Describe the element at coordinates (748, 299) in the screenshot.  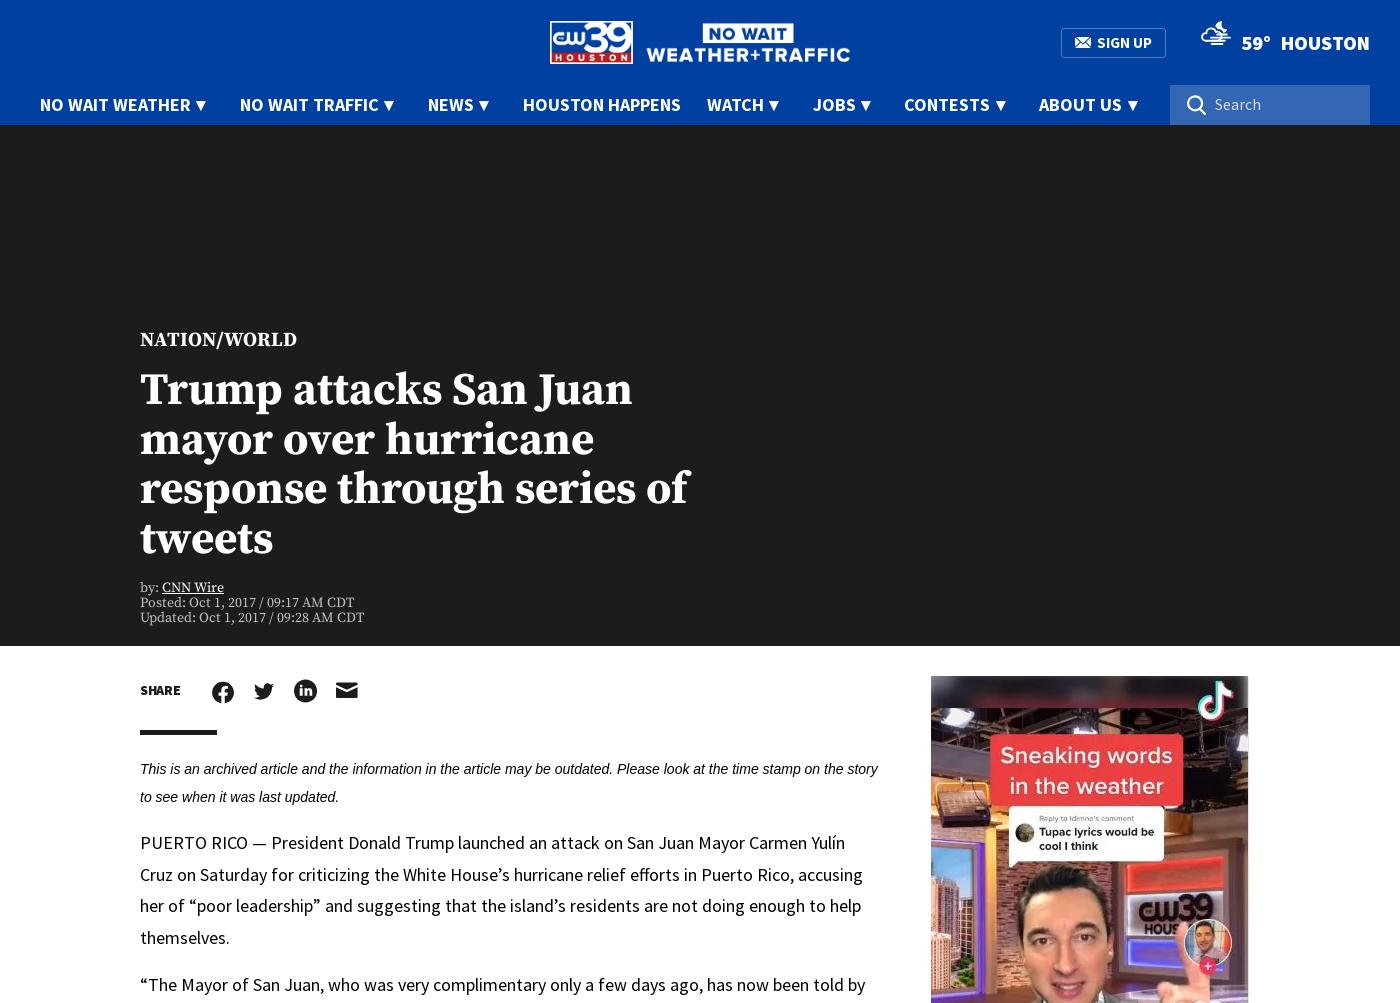
I see `'School Districts'` at that location.